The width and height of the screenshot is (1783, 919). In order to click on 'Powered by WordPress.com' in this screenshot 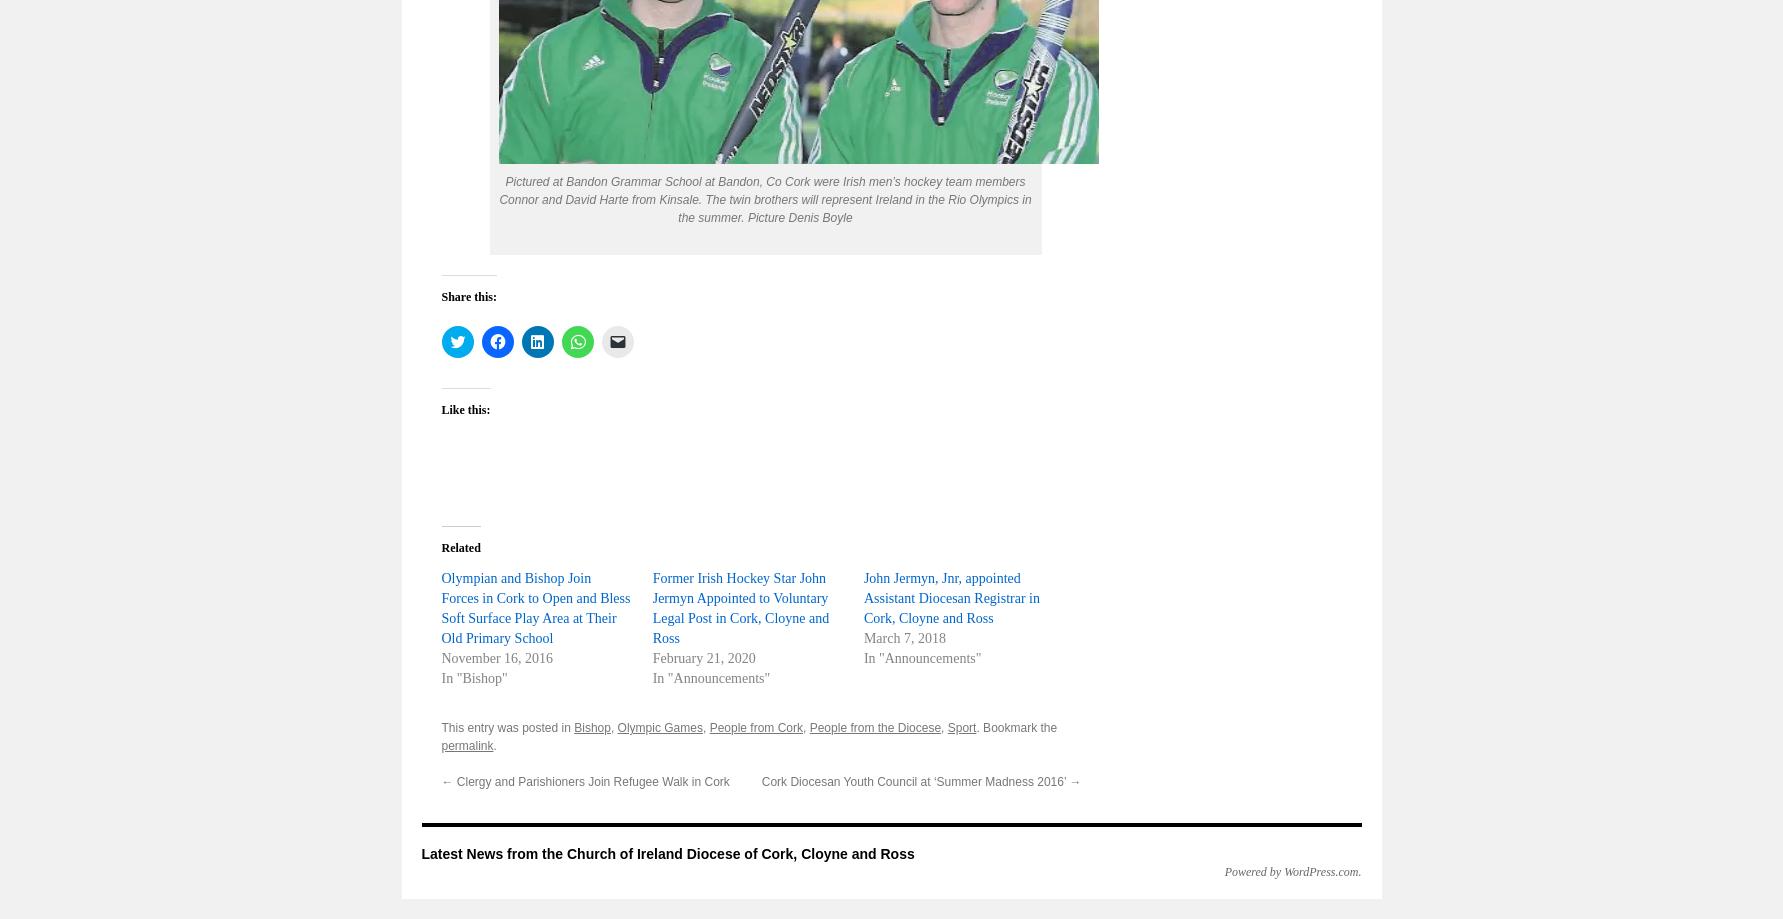, I will do `click(1290, 871)`.